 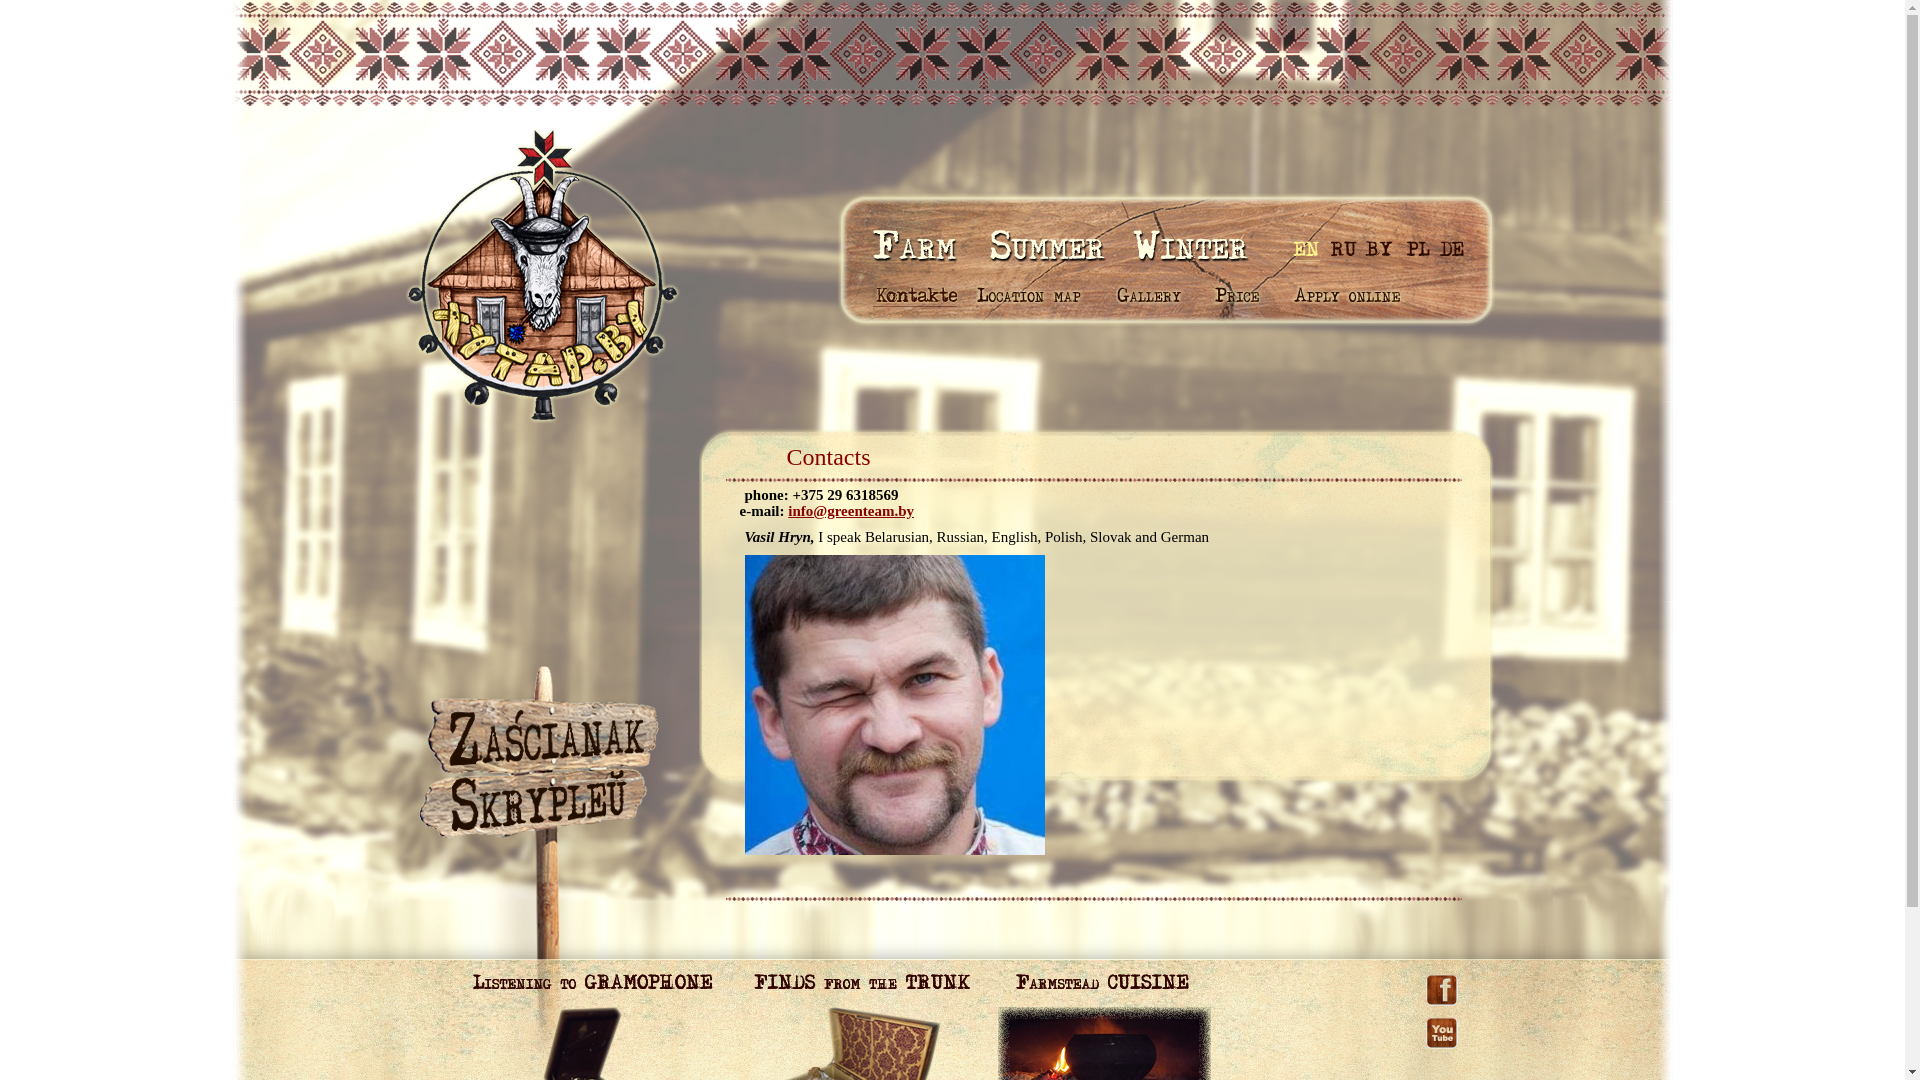 I want to click on 'Youtube', so click(x=1441, y=1015).